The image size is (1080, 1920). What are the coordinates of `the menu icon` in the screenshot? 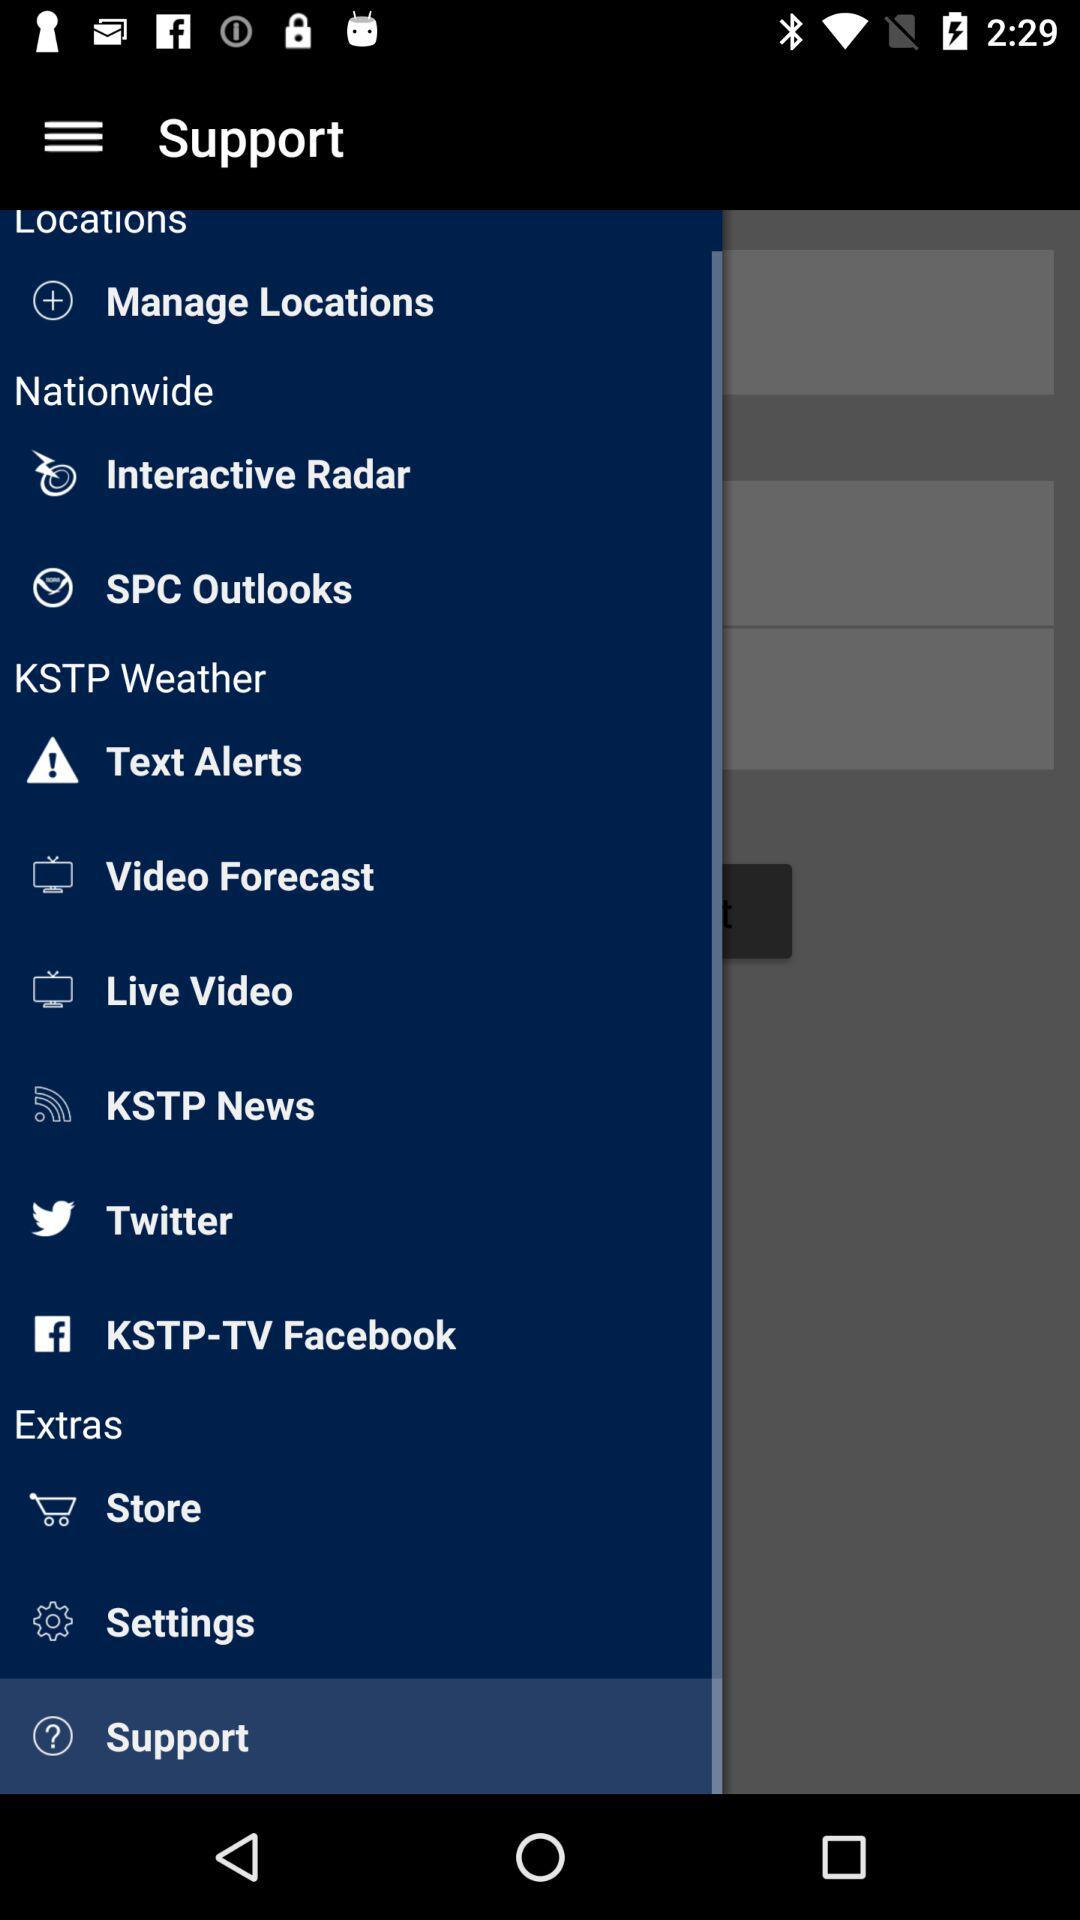 It's located at (72, 135).